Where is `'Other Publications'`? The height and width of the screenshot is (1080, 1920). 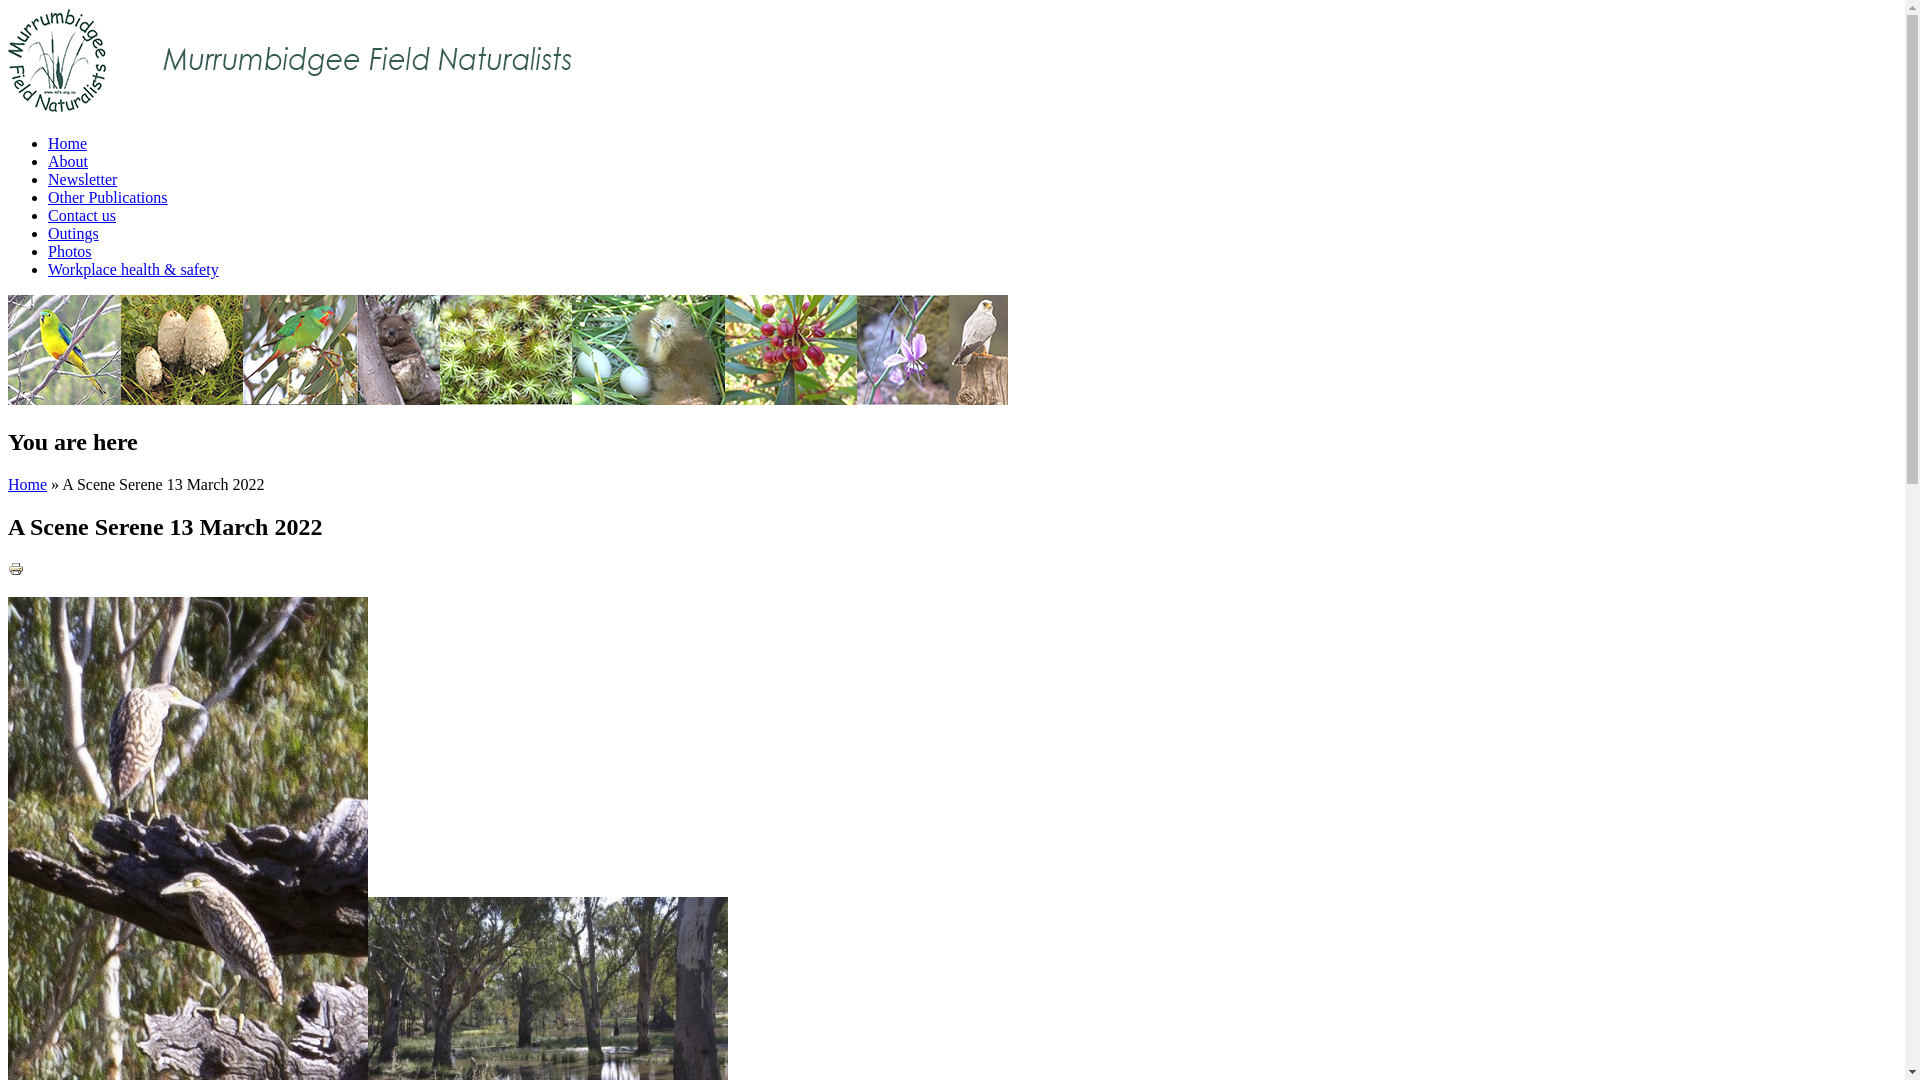
'Other Publications' is located at coordinates (106, 197).